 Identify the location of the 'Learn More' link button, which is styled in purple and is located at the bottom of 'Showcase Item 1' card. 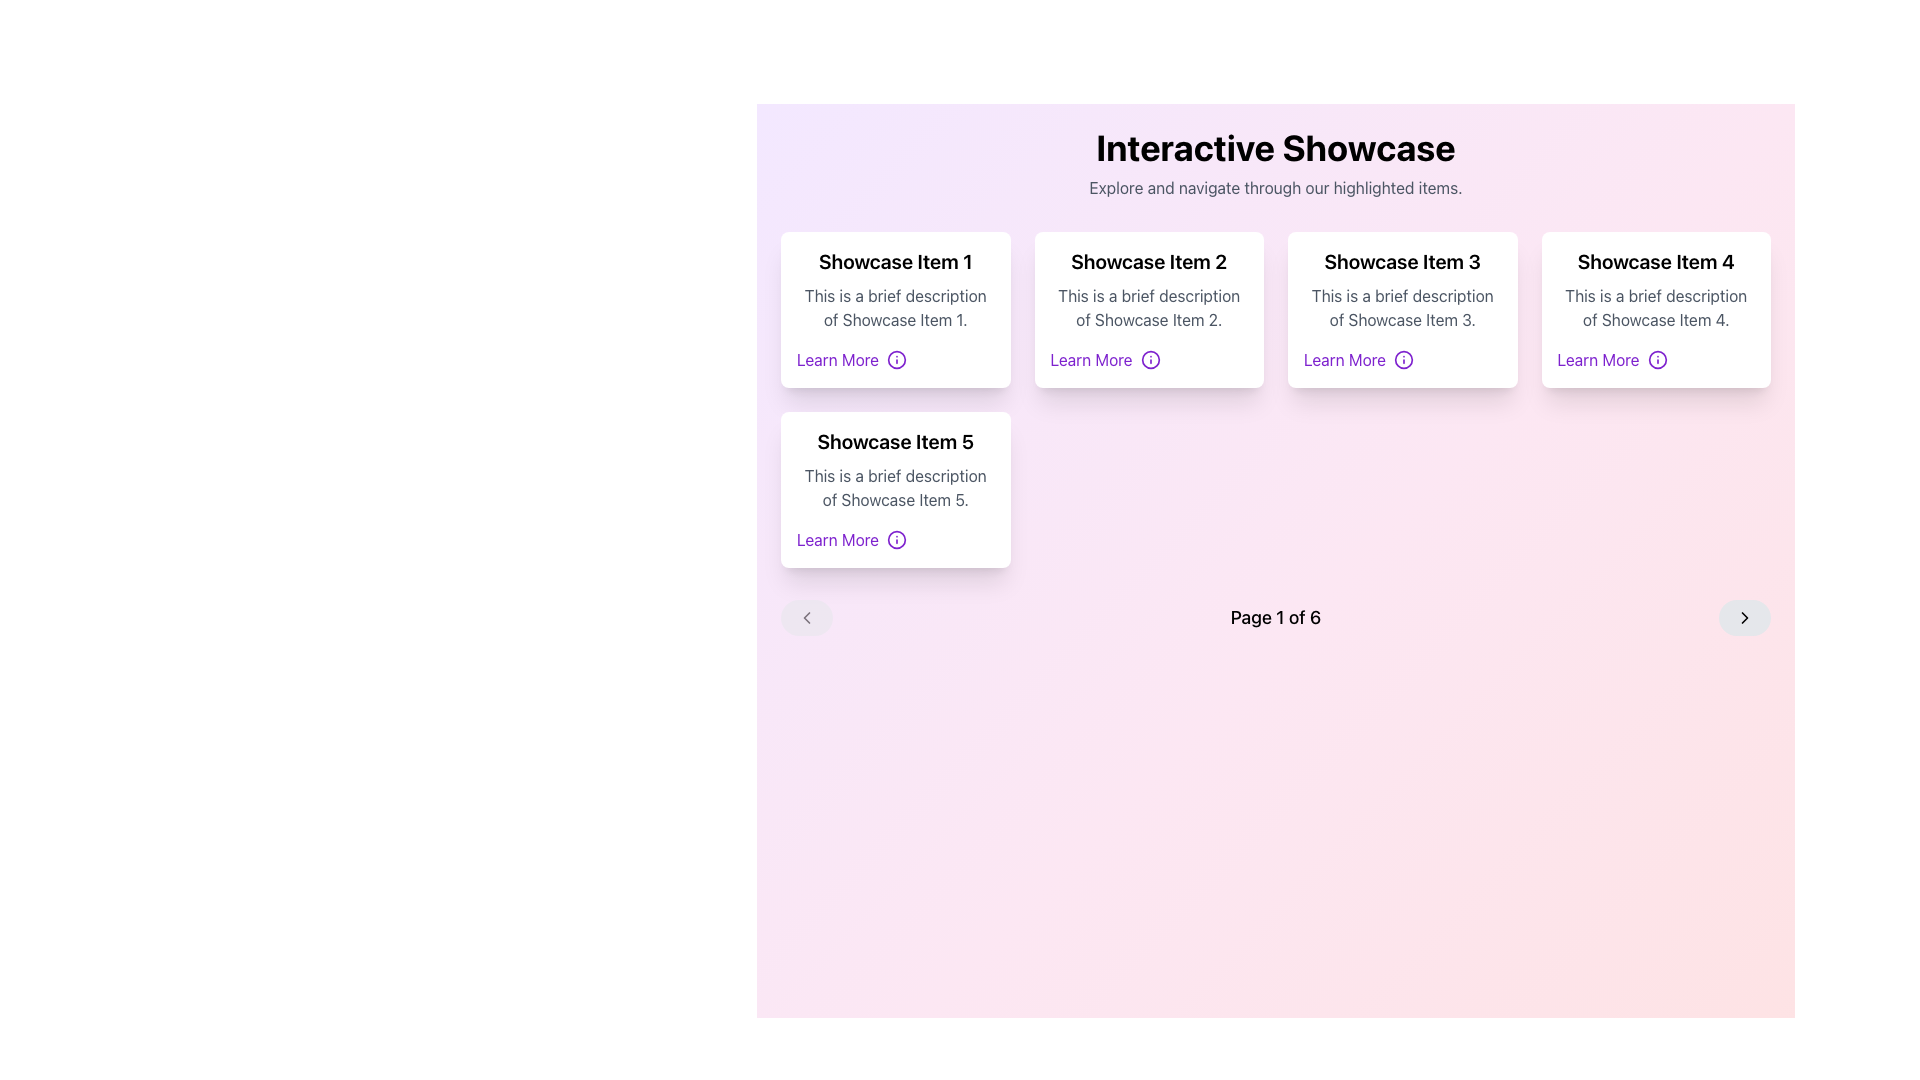
(894, 358).